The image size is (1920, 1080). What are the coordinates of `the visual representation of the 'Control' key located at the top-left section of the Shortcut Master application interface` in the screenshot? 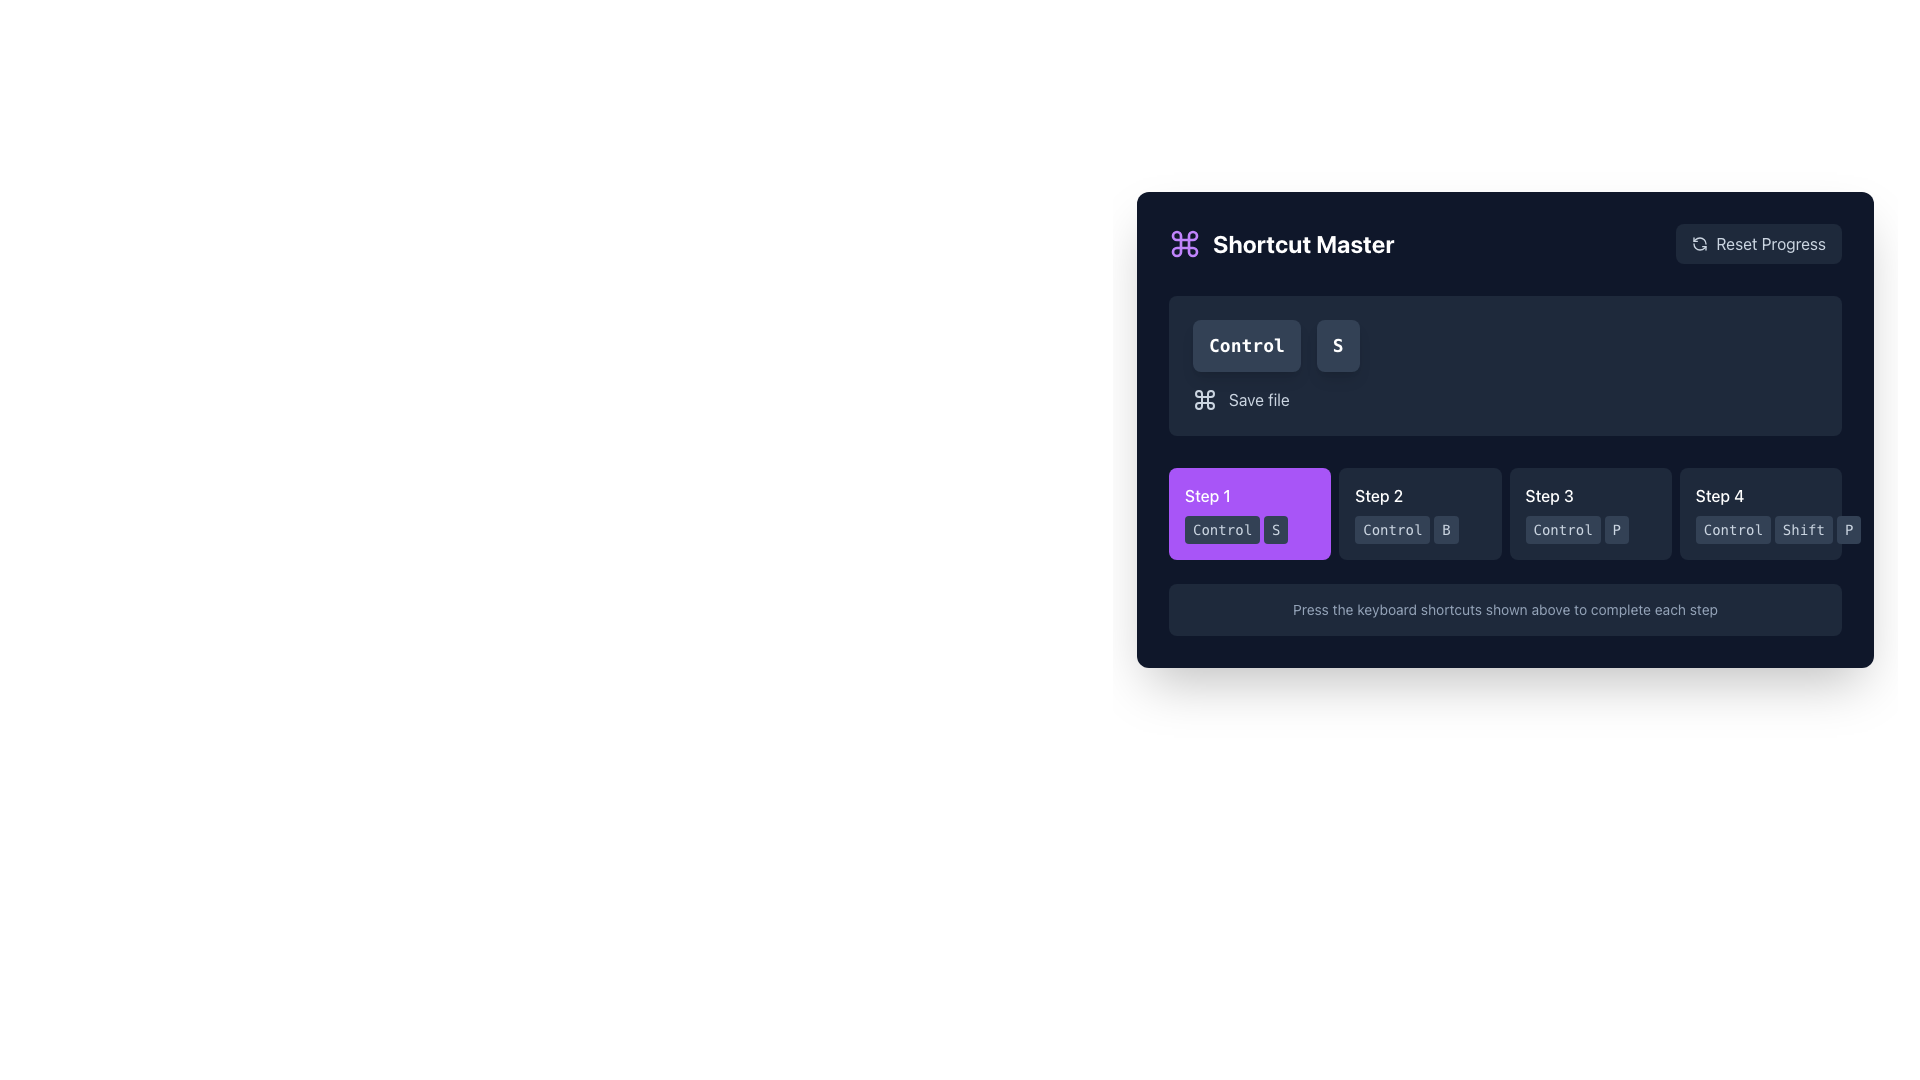 It's located at (1245, 345).